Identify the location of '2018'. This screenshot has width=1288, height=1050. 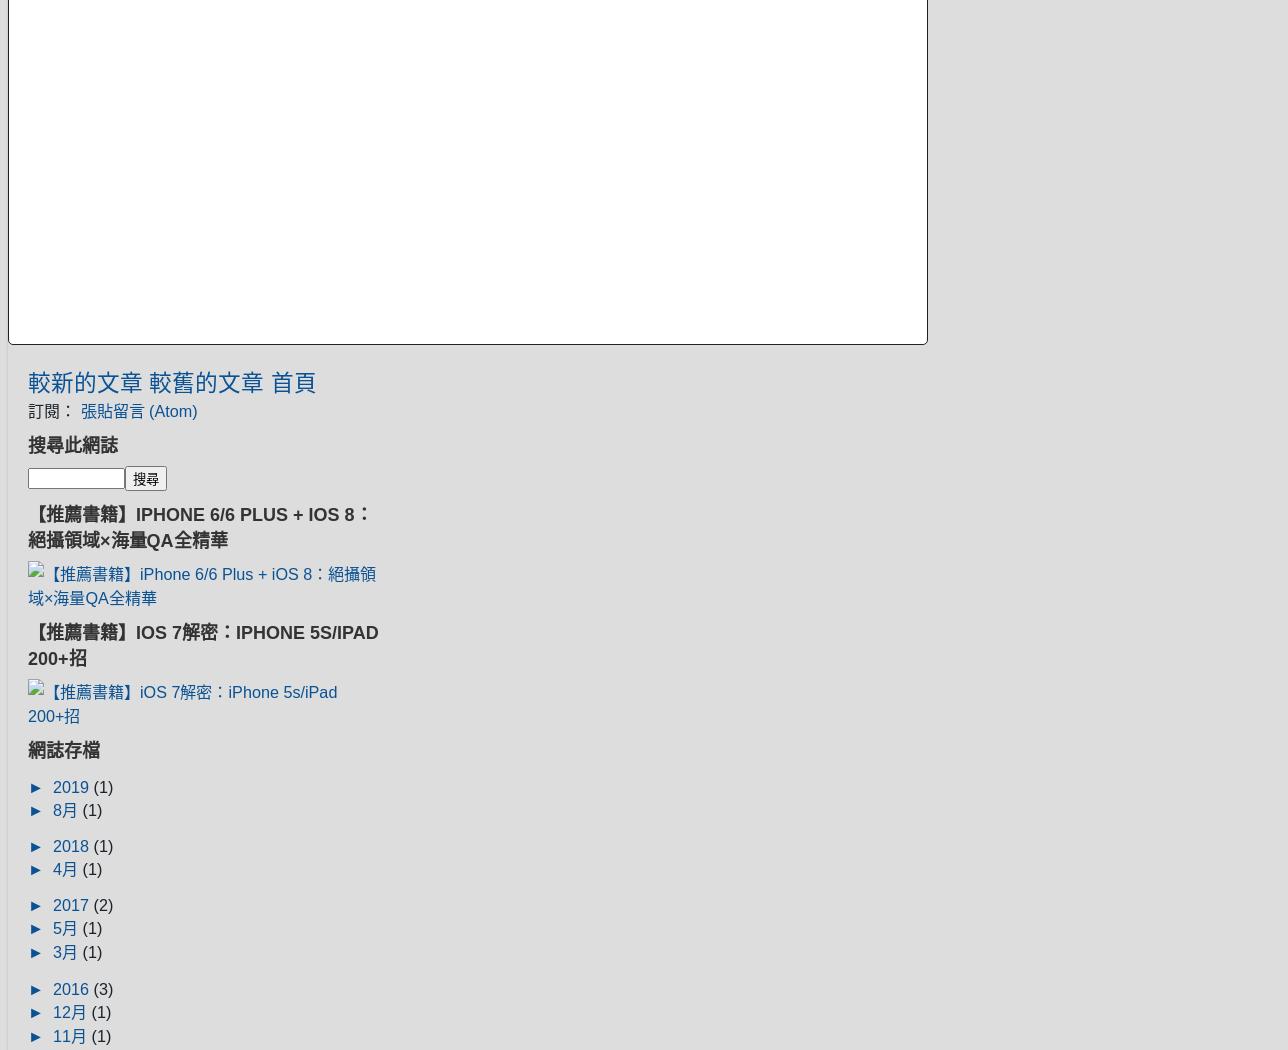
(73, 845).